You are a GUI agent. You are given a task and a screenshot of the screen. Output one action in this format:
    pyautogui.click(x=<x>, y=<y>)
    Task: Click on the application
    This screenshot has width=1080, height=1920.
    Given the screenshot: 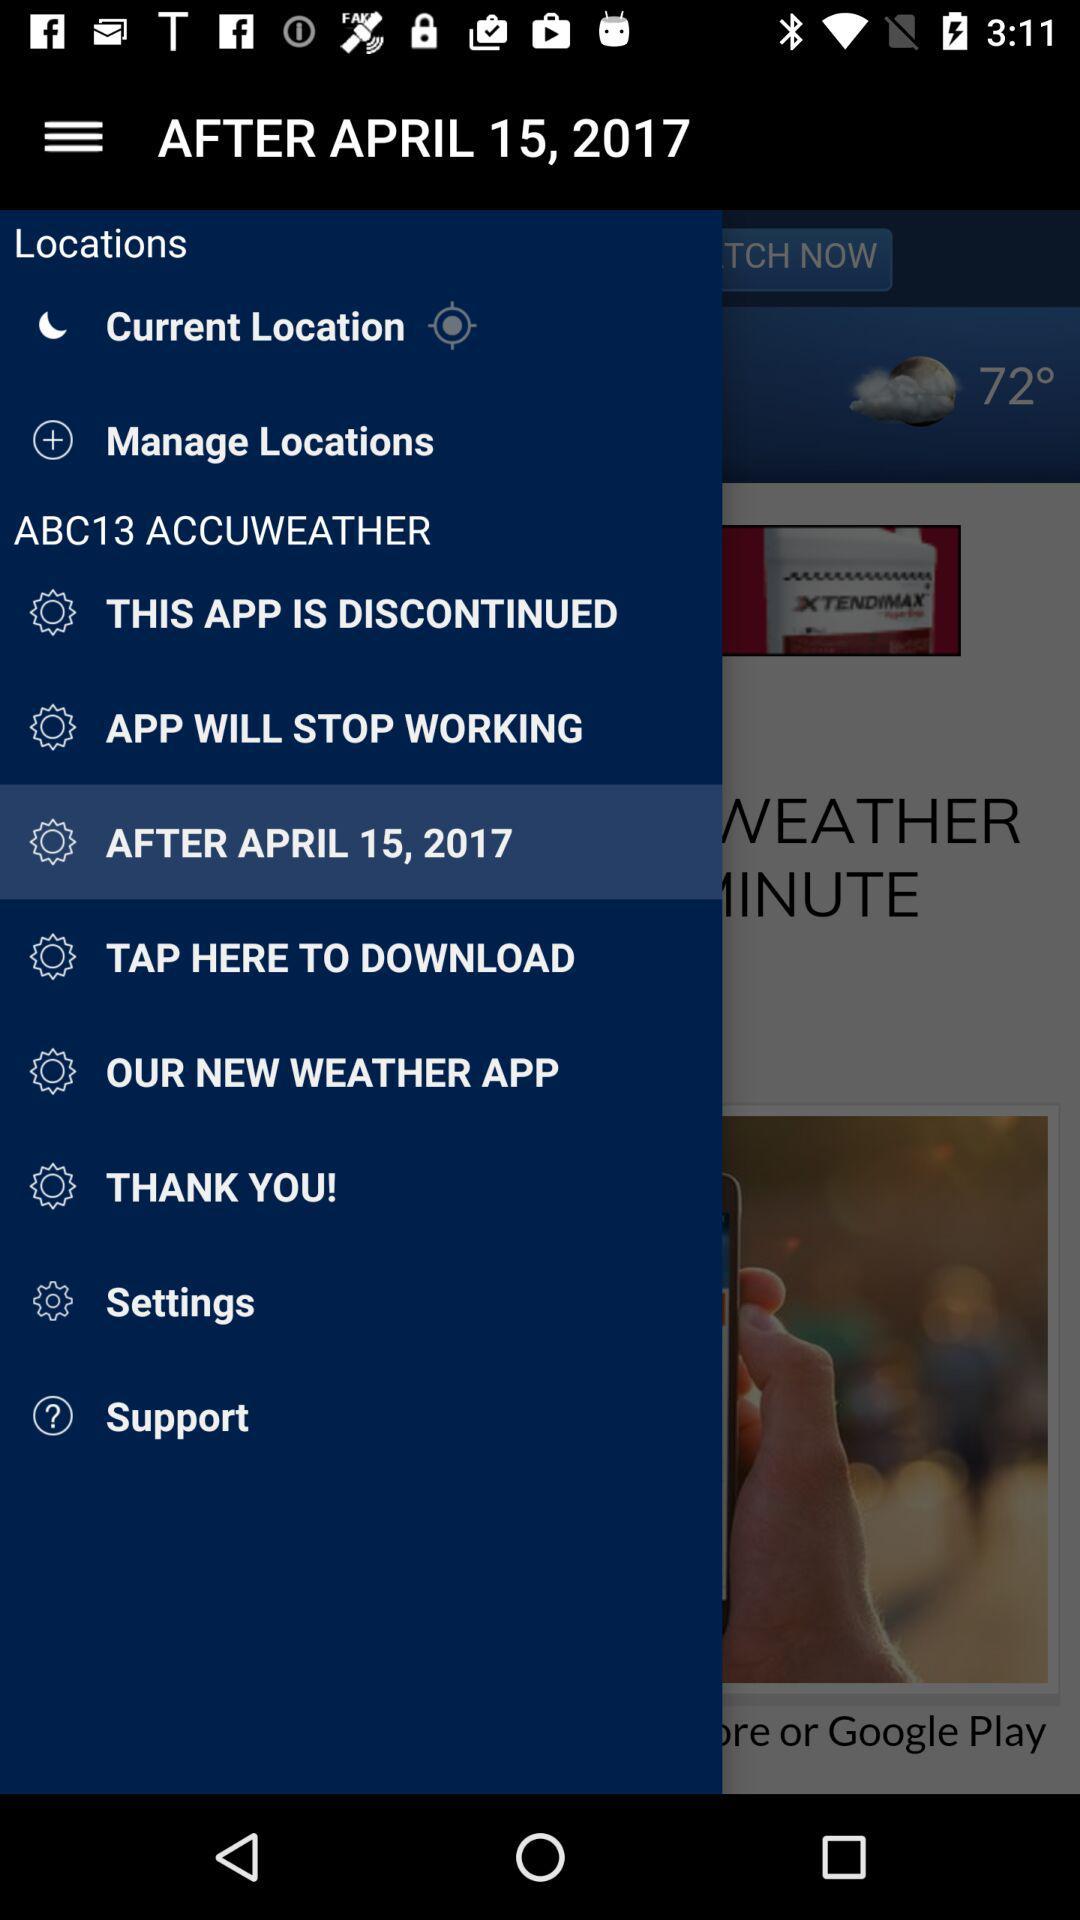 What is the action you would take?
    pyautogui.click(x=72, y=135)
    